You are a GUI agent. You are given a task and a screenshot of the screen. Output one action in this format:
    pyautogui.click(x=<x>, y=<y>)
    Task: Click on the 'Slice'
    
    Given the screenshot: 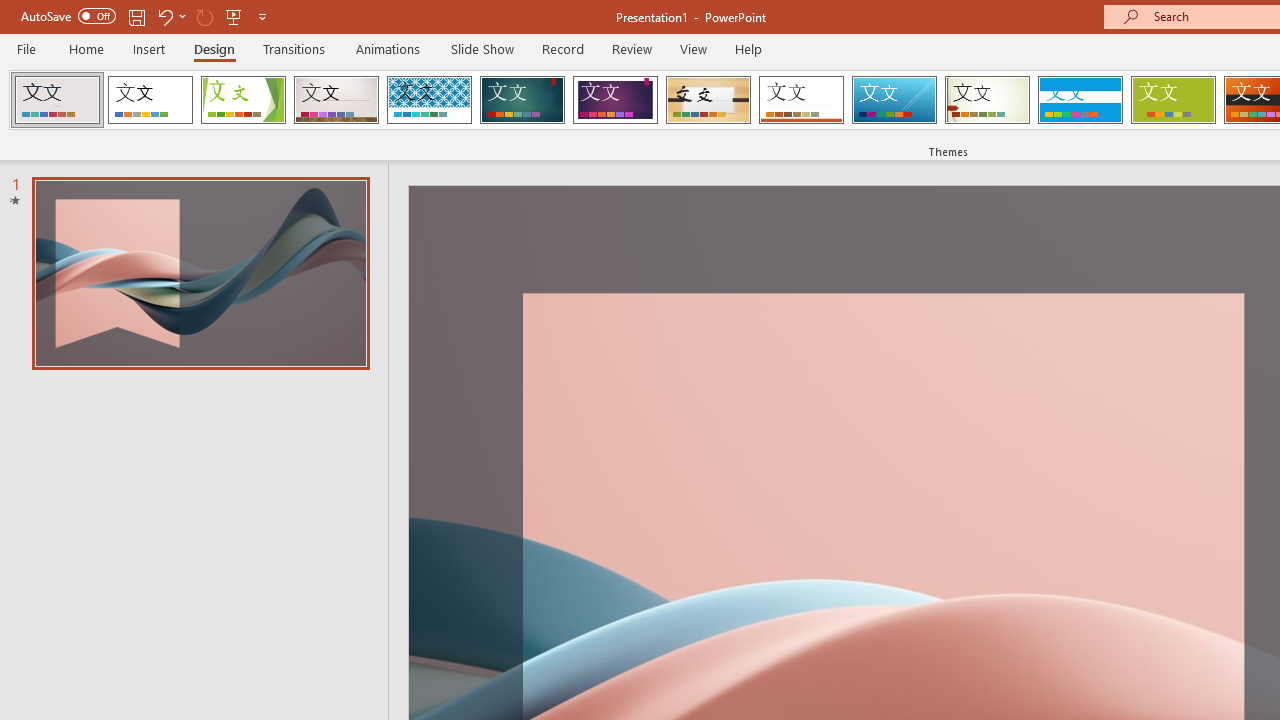 What is the action you would take?
    pyautogui.click(x=893, y=100)
    